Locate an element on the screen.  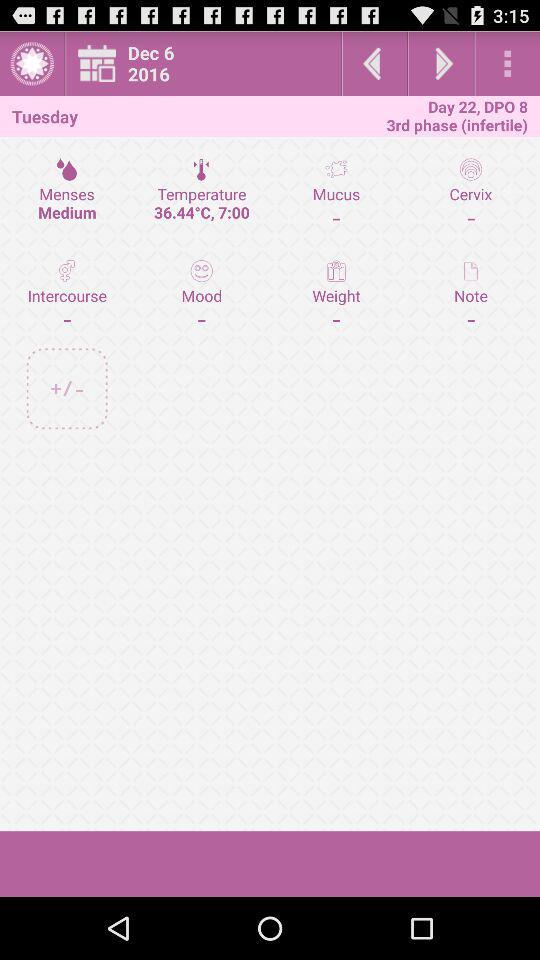
the item at the bottom is located at coordinates (270, 863).